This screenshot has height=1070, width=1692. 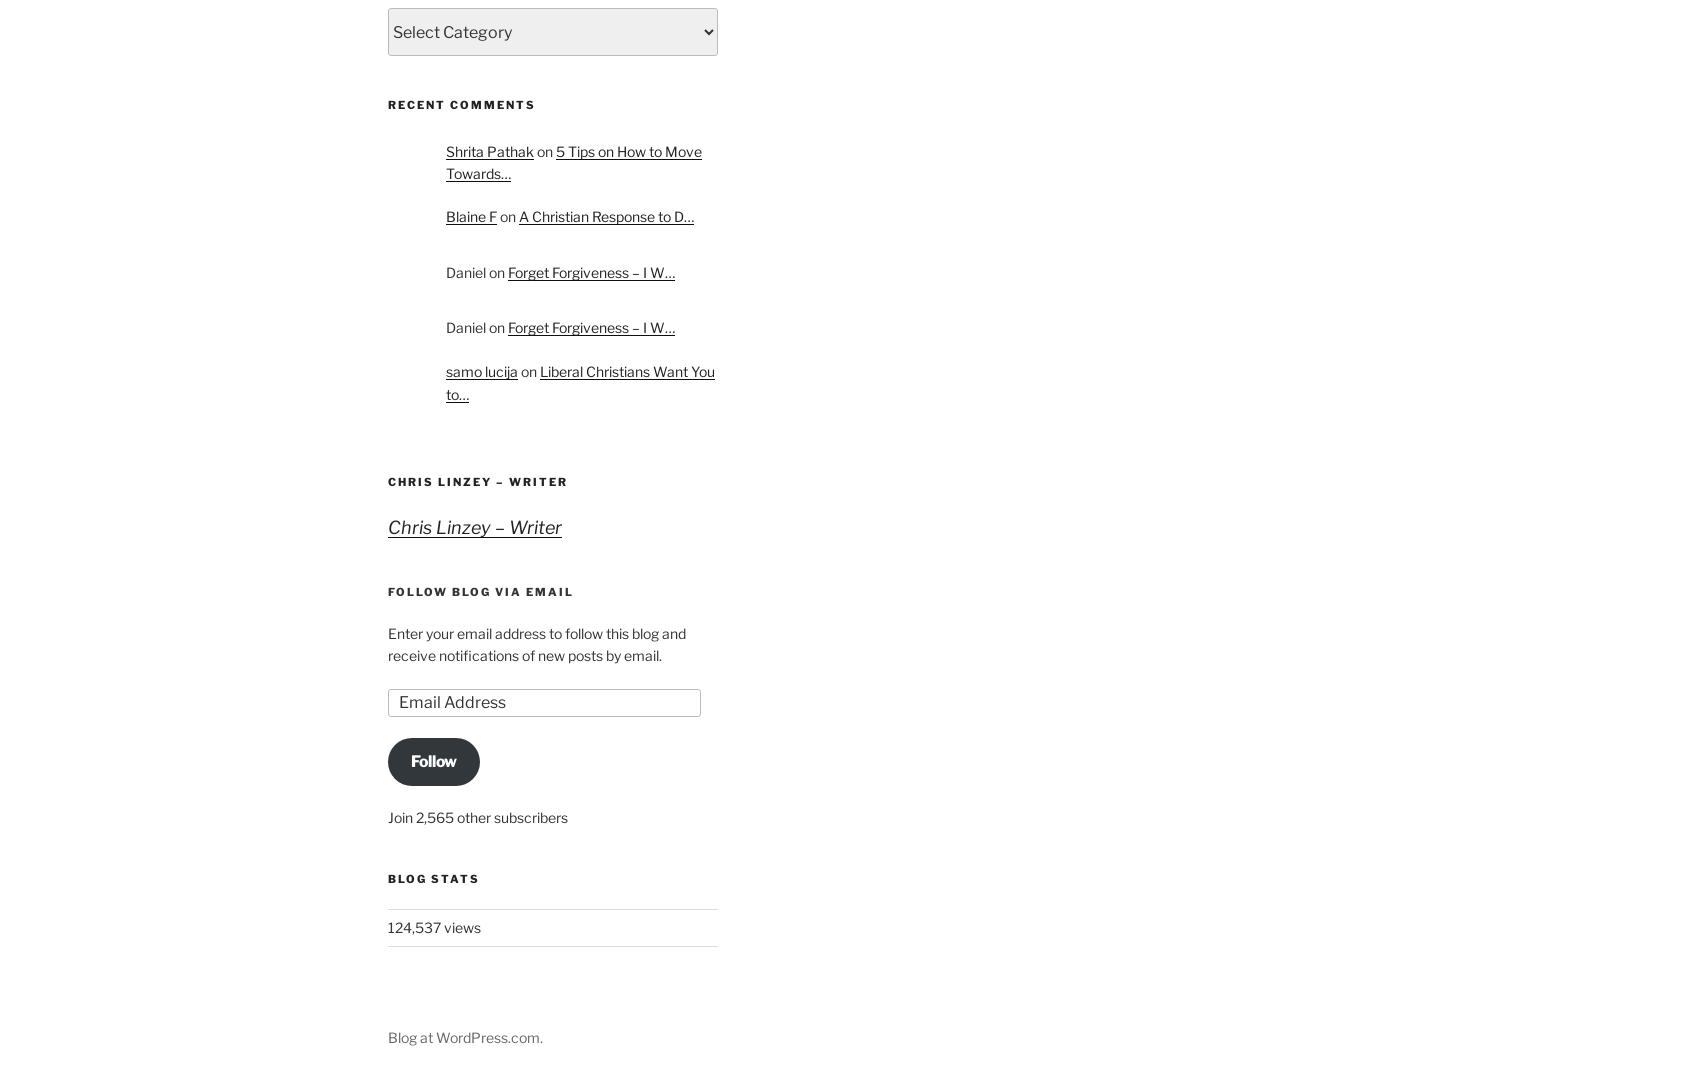 What do you see at coordinates (481, 370) in the screenshot?
I see `'samo lucija'` at bounding box center [481, 370].